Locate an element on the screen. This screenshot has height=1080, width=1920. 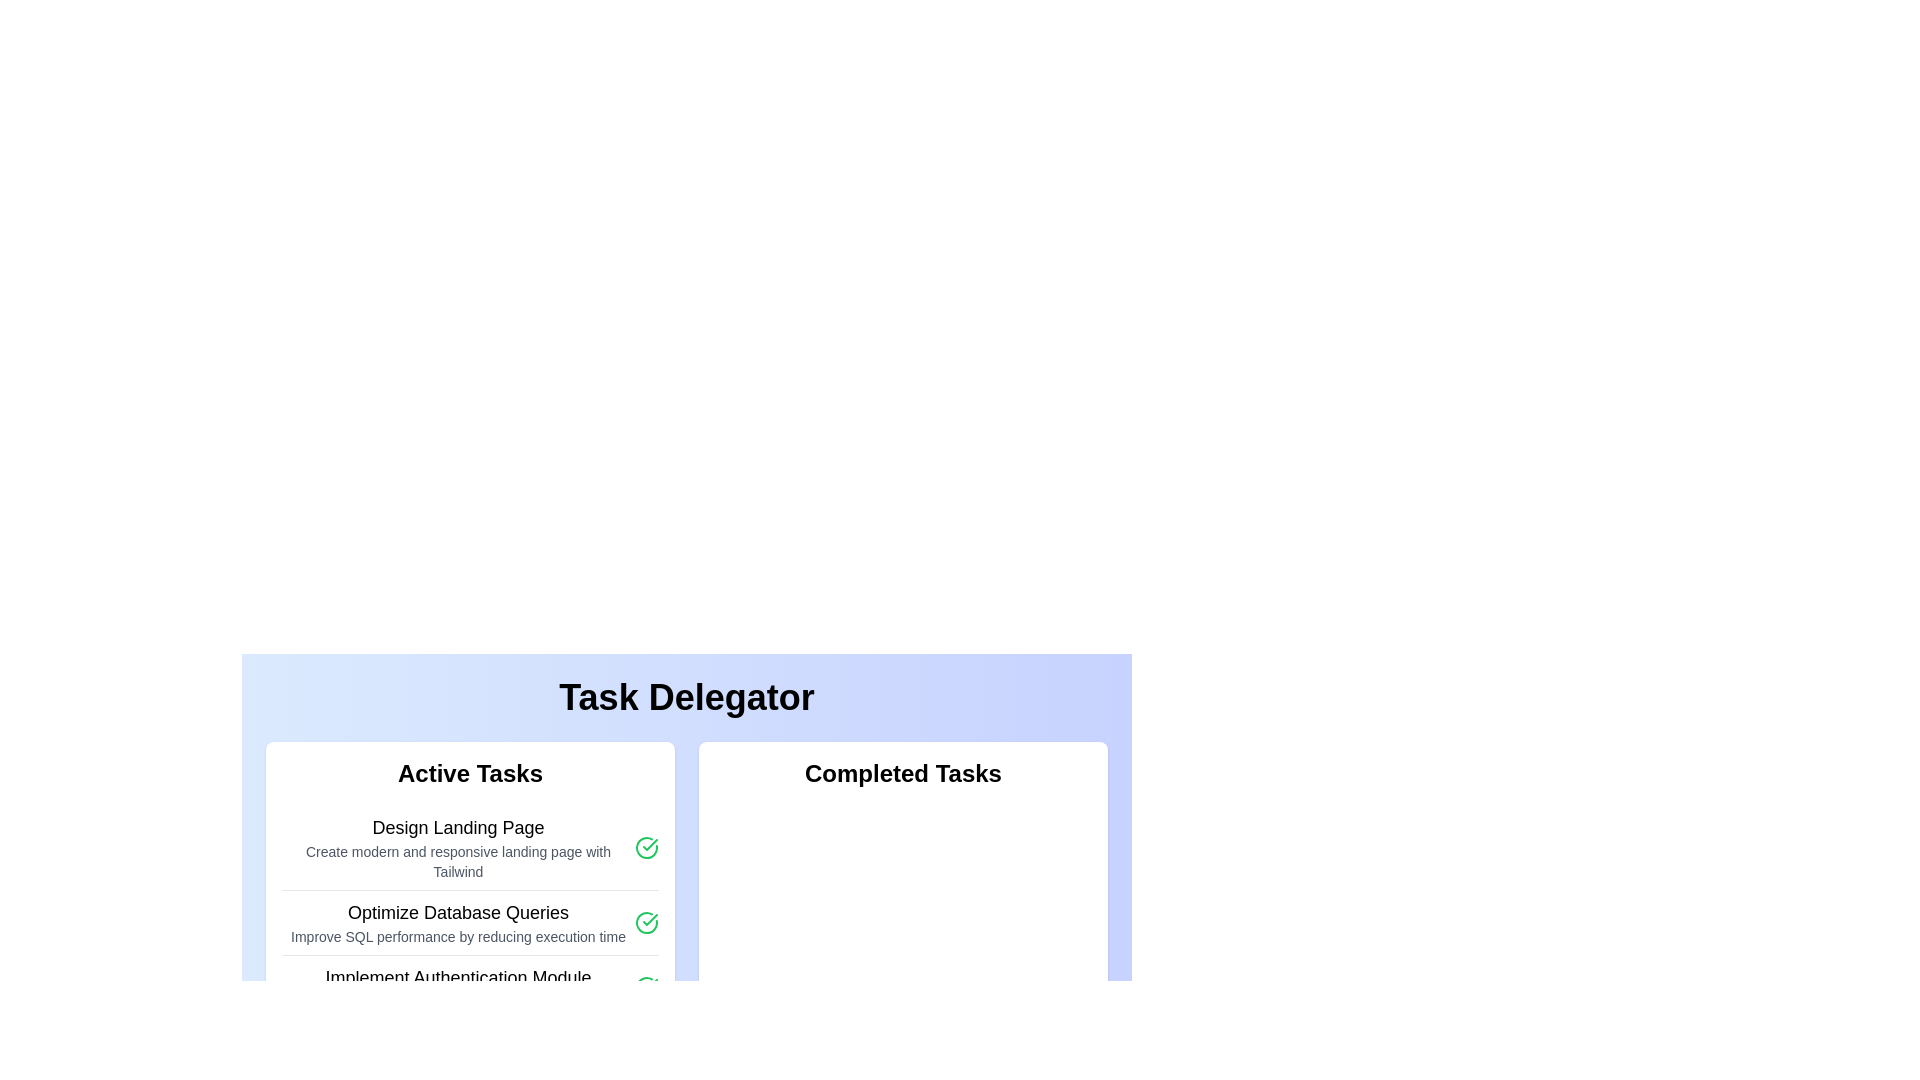
the third list item under 'Active Tasks' in the left panel of the interface is located at coordinates (469, 987).